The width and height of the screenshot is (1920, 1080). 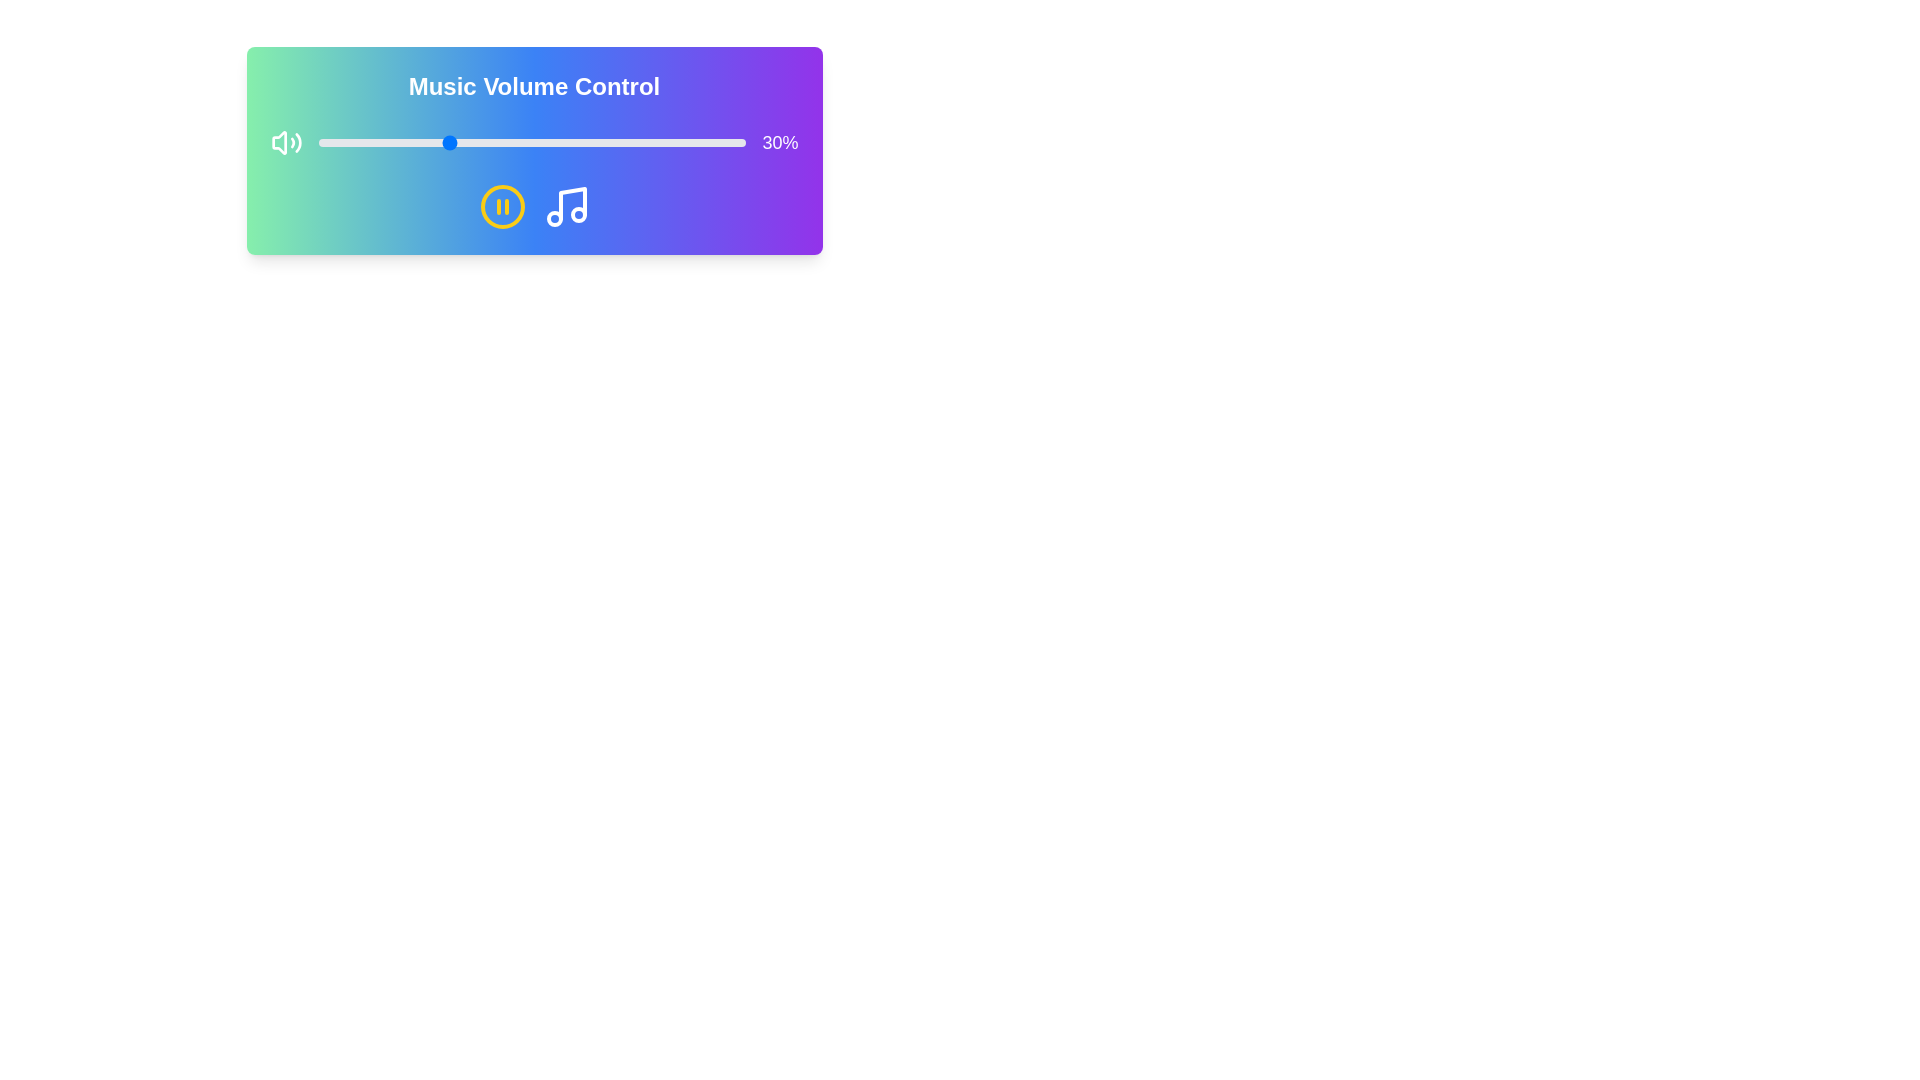 What do you see at coordinates (502, 207) in the screenshot?
I see `the first circular SVG graphical icon representing a pause or stop function, located centrally within the icon area, which includes a music symbol to its right` at bounding box center [502, 207].